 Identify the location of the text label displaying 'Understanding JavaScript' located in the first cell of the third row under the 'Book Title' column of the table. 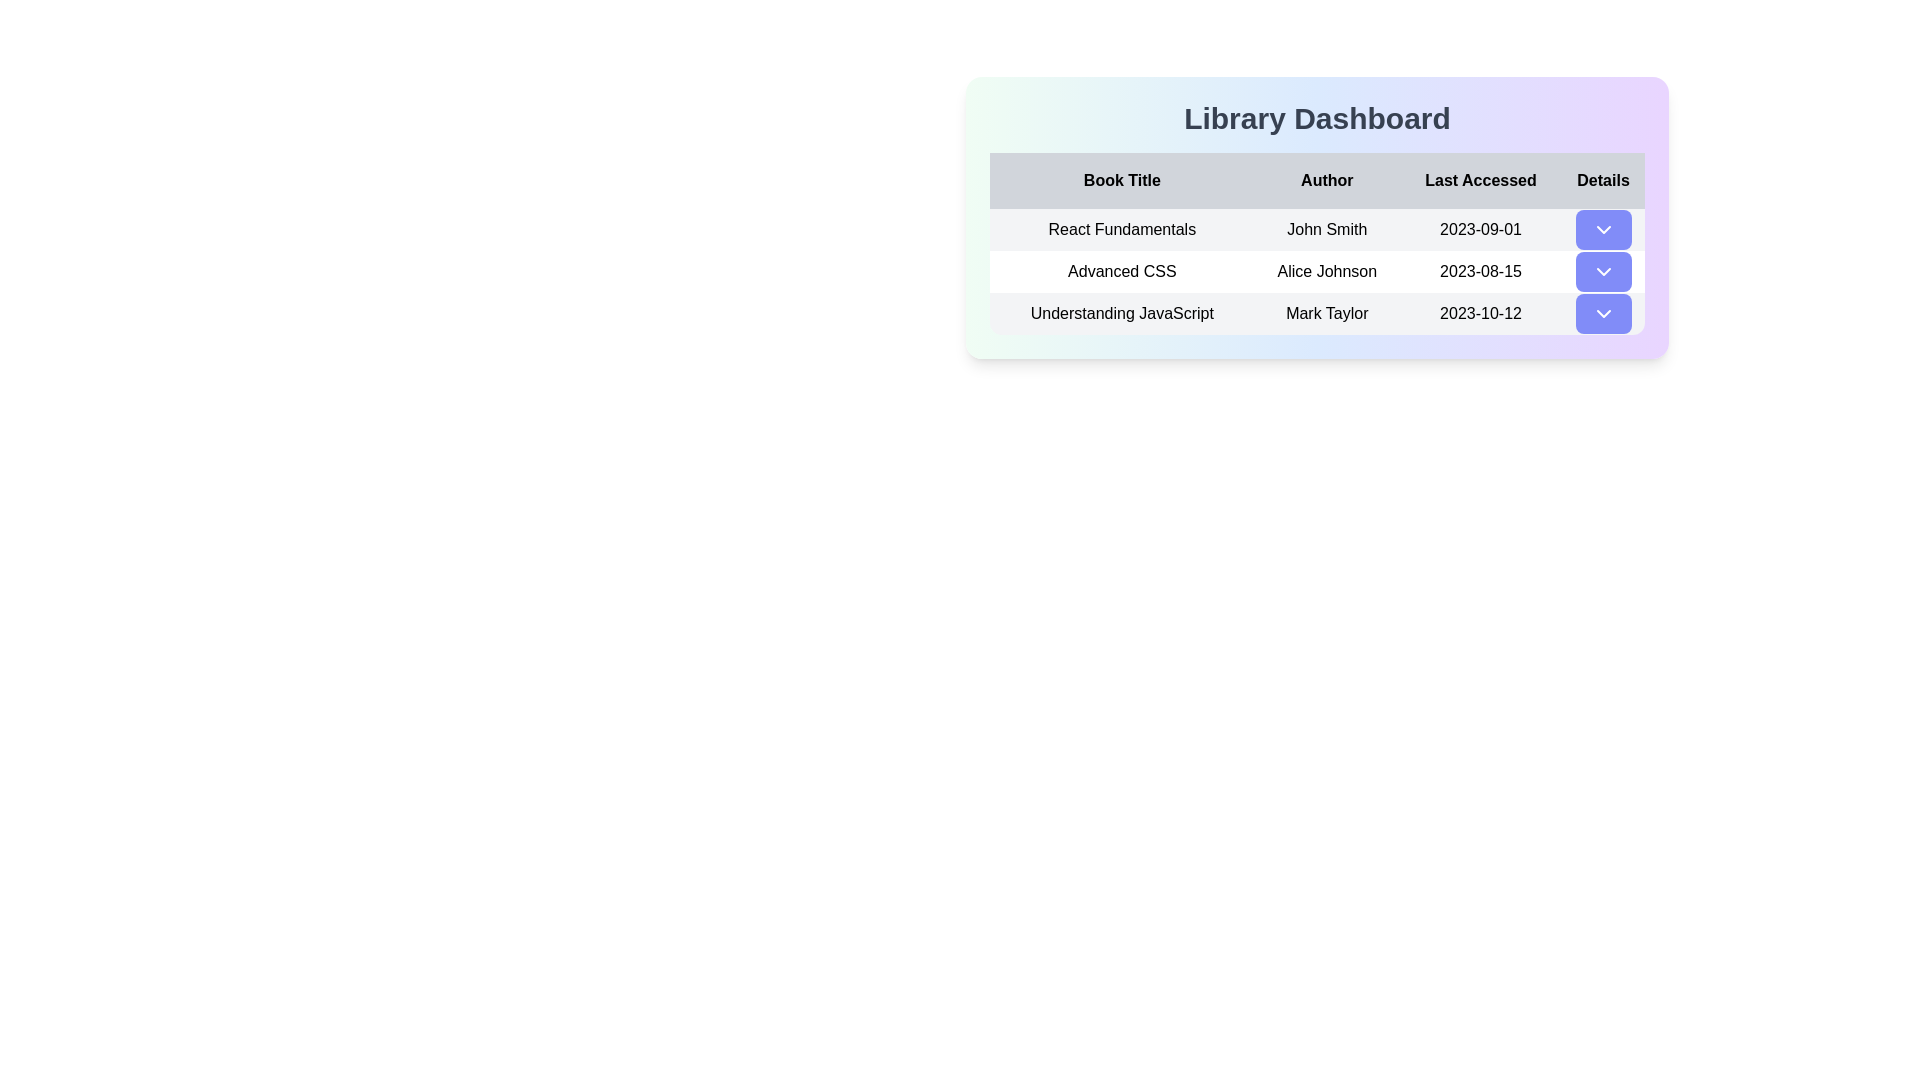
(1122, 313).